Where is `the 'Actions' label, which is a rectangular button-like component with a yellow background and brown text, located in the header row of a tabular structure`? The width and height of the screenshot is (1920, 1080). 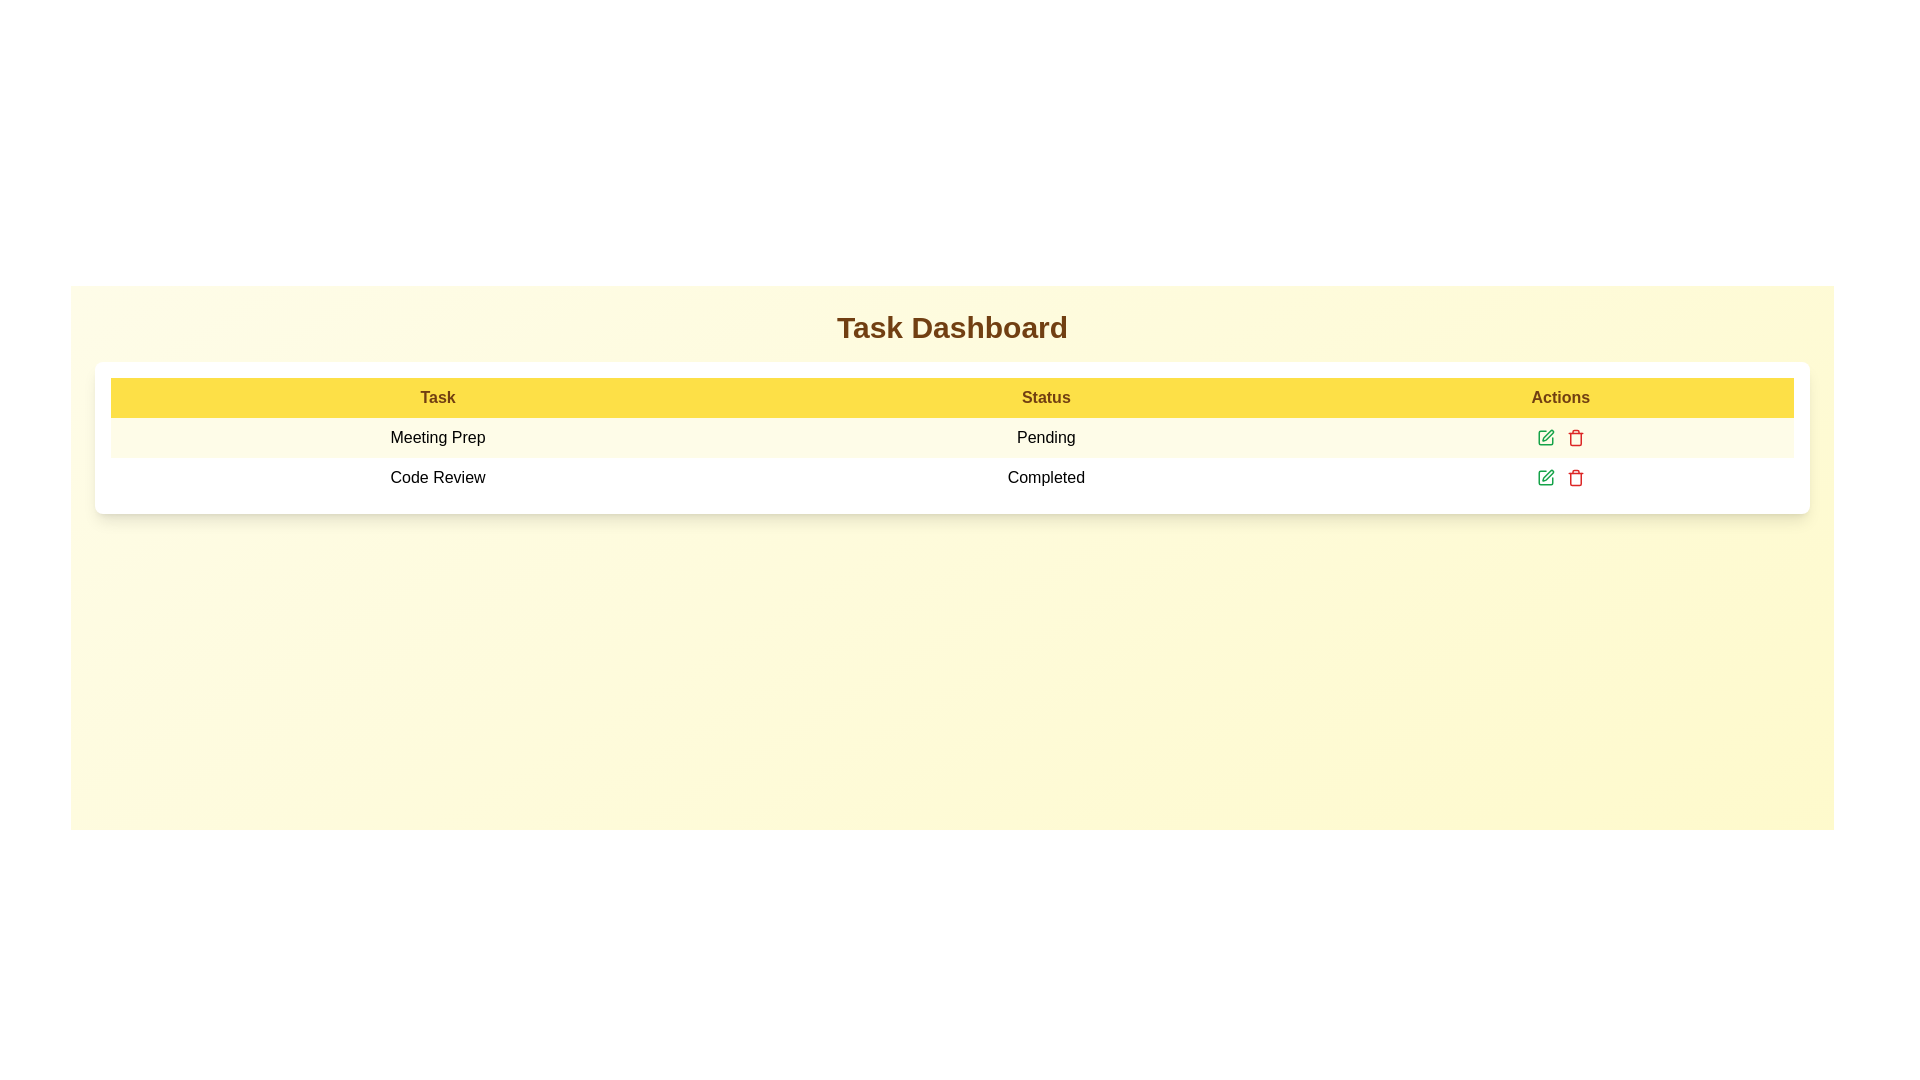
the 'Actions' label, which is a rectangular button-like component with a yellow background and brown text, located in the header row of a tabular structure is located at coordinates (1559, 397).